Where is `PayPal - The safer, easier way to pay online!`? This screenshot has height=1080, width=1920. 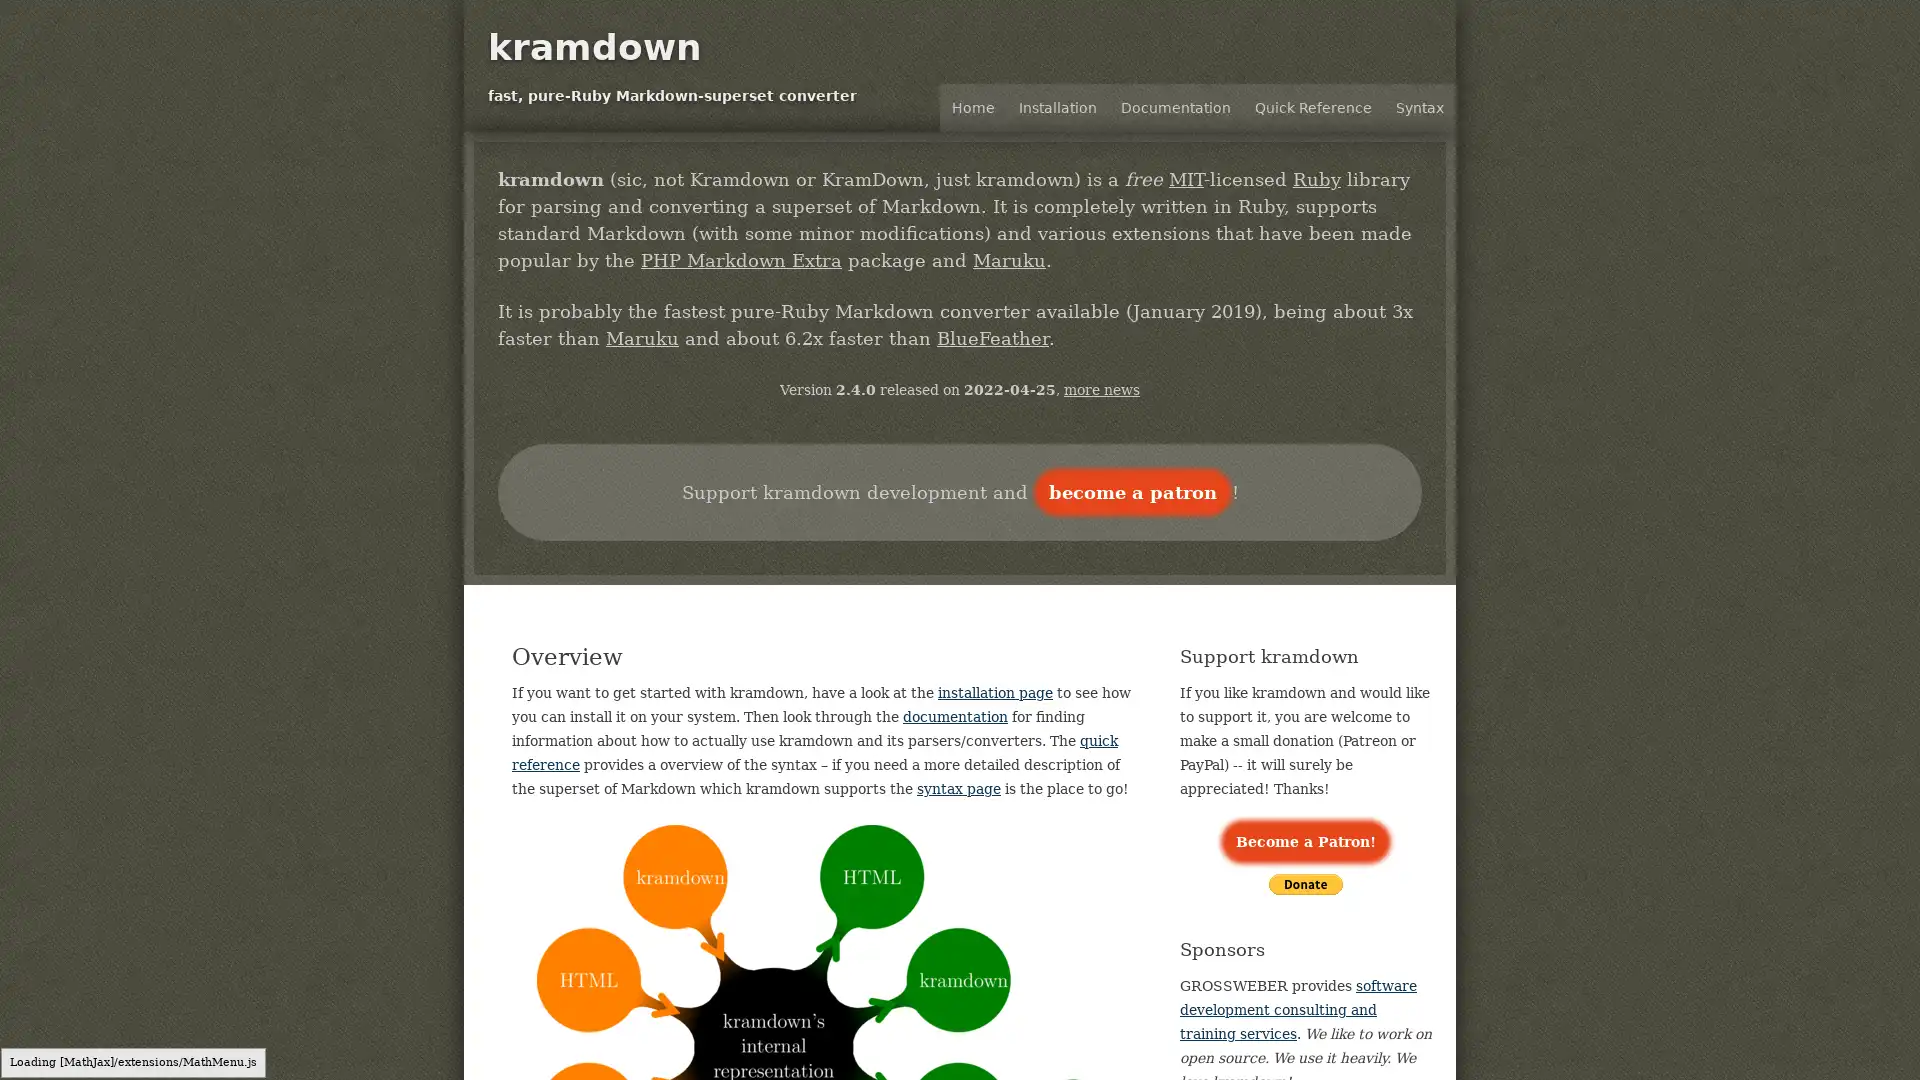 PayPal - The safer, easier way to pay online! is located at coordinates (1305, 883).